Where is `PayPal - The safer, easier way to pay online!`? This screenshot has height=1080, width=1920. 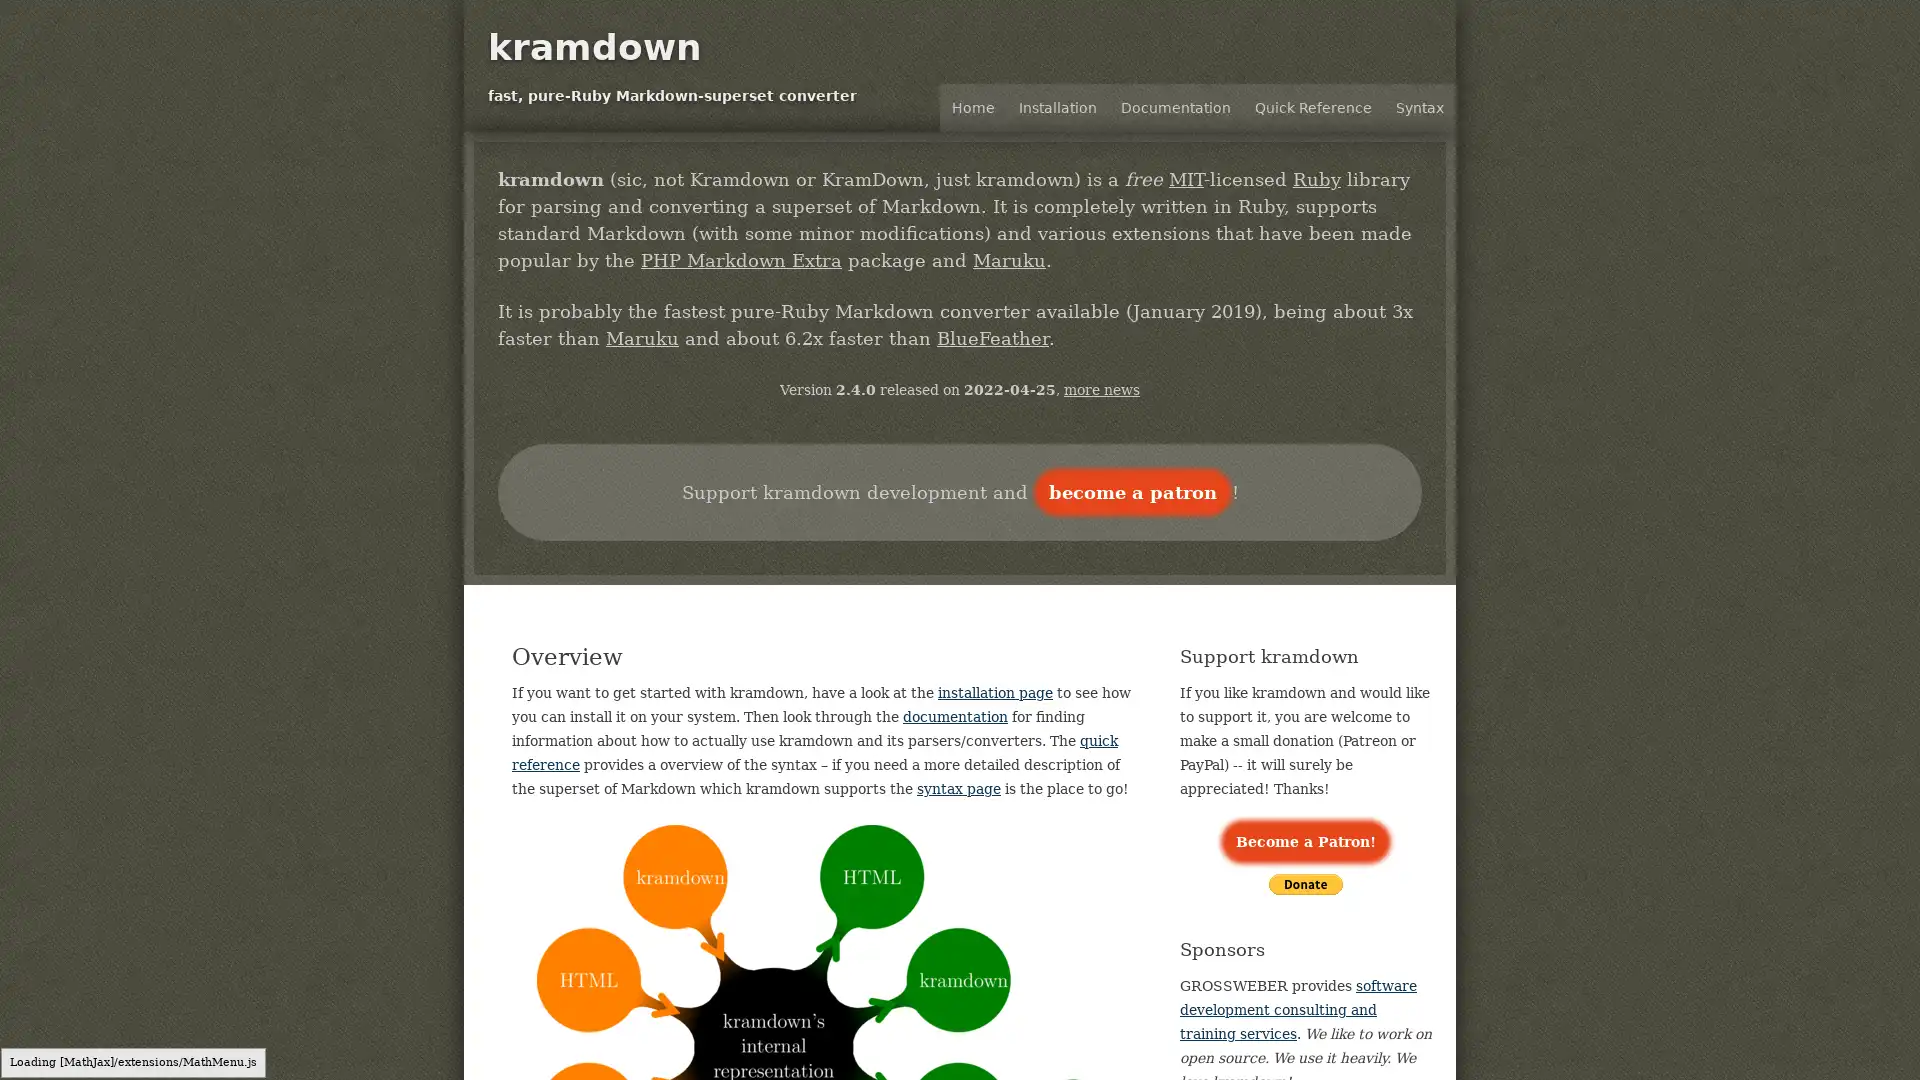 PayPal - The safer, easier way to pay online! is located at coordinates (1305, 883).